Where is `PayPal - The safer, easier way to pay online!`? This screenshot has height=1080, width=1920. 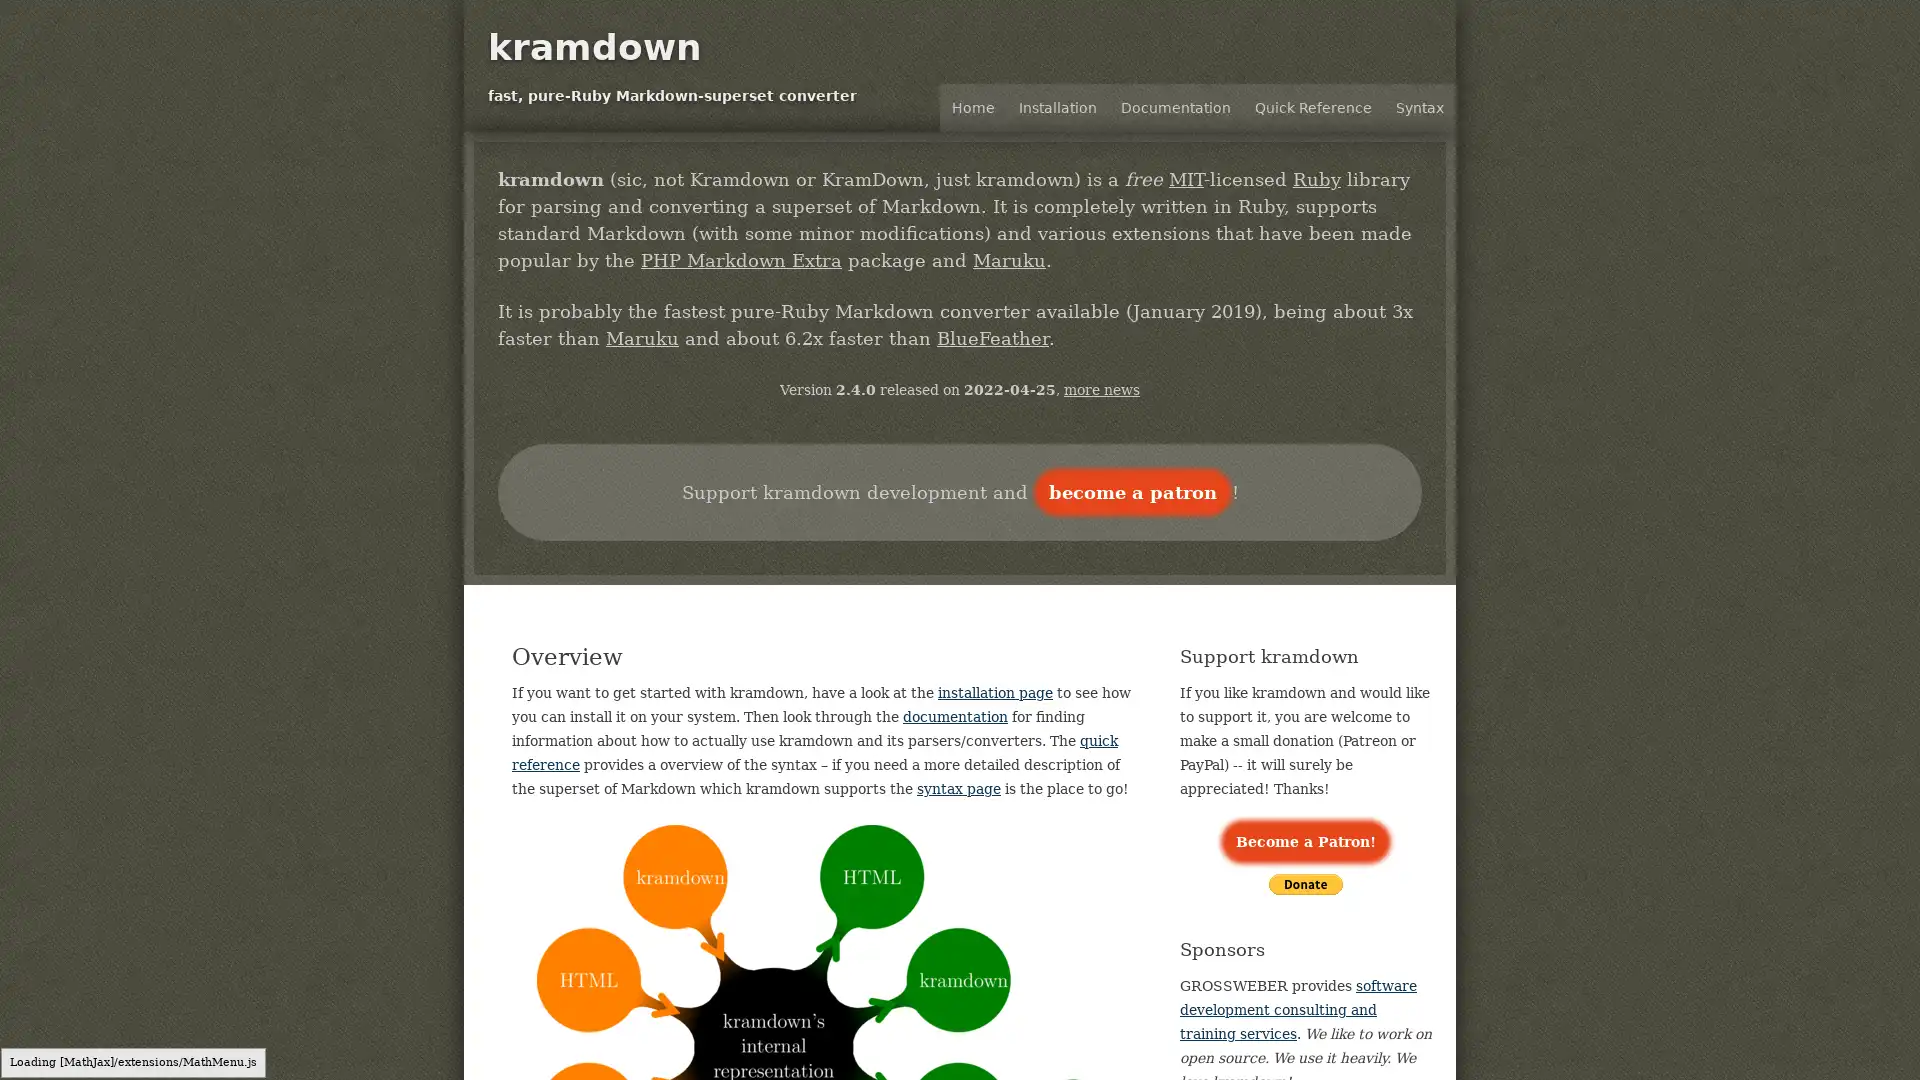 PayPal - The safer, easier way to pay online! is located at coordinates (1305, 883).